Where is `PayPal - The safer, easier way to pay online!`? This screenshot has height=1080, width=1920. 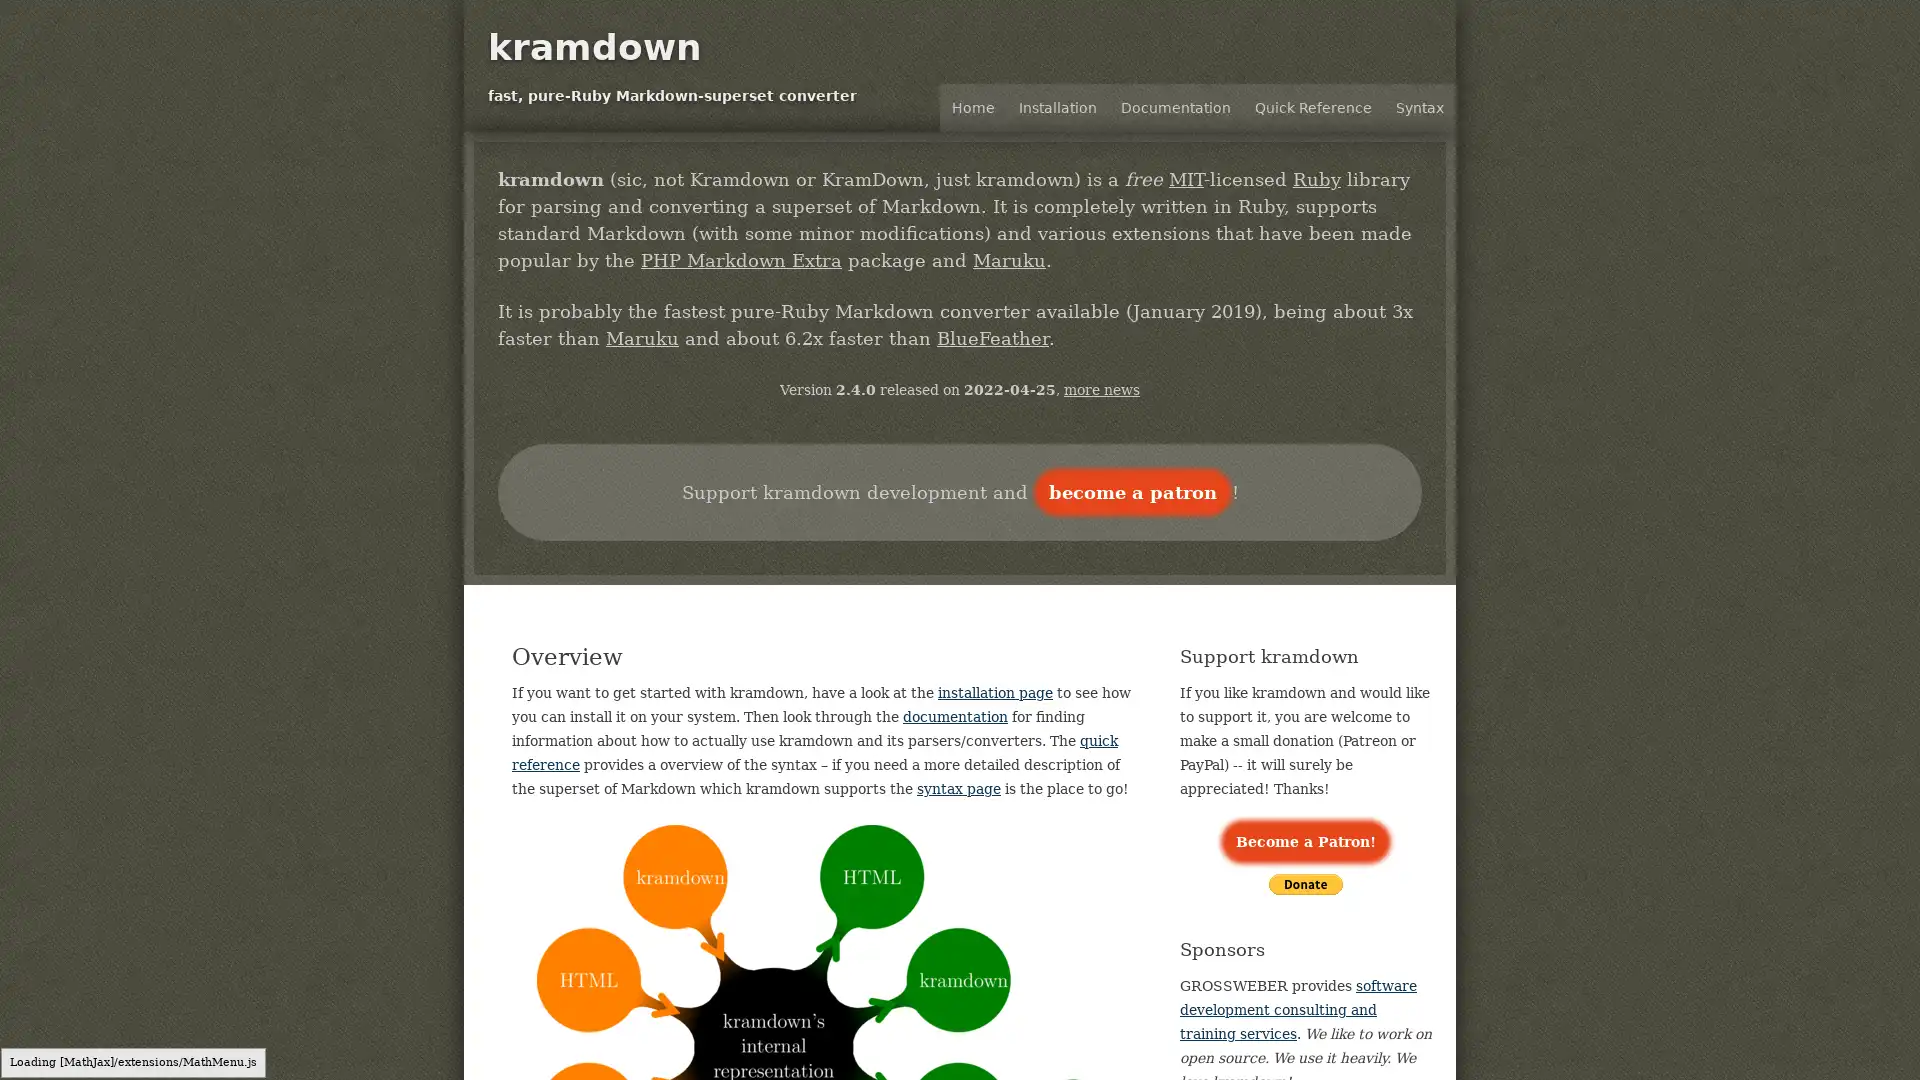 PayPal - The safer, easier way to pay online! is located at coordinates (1305, 883).